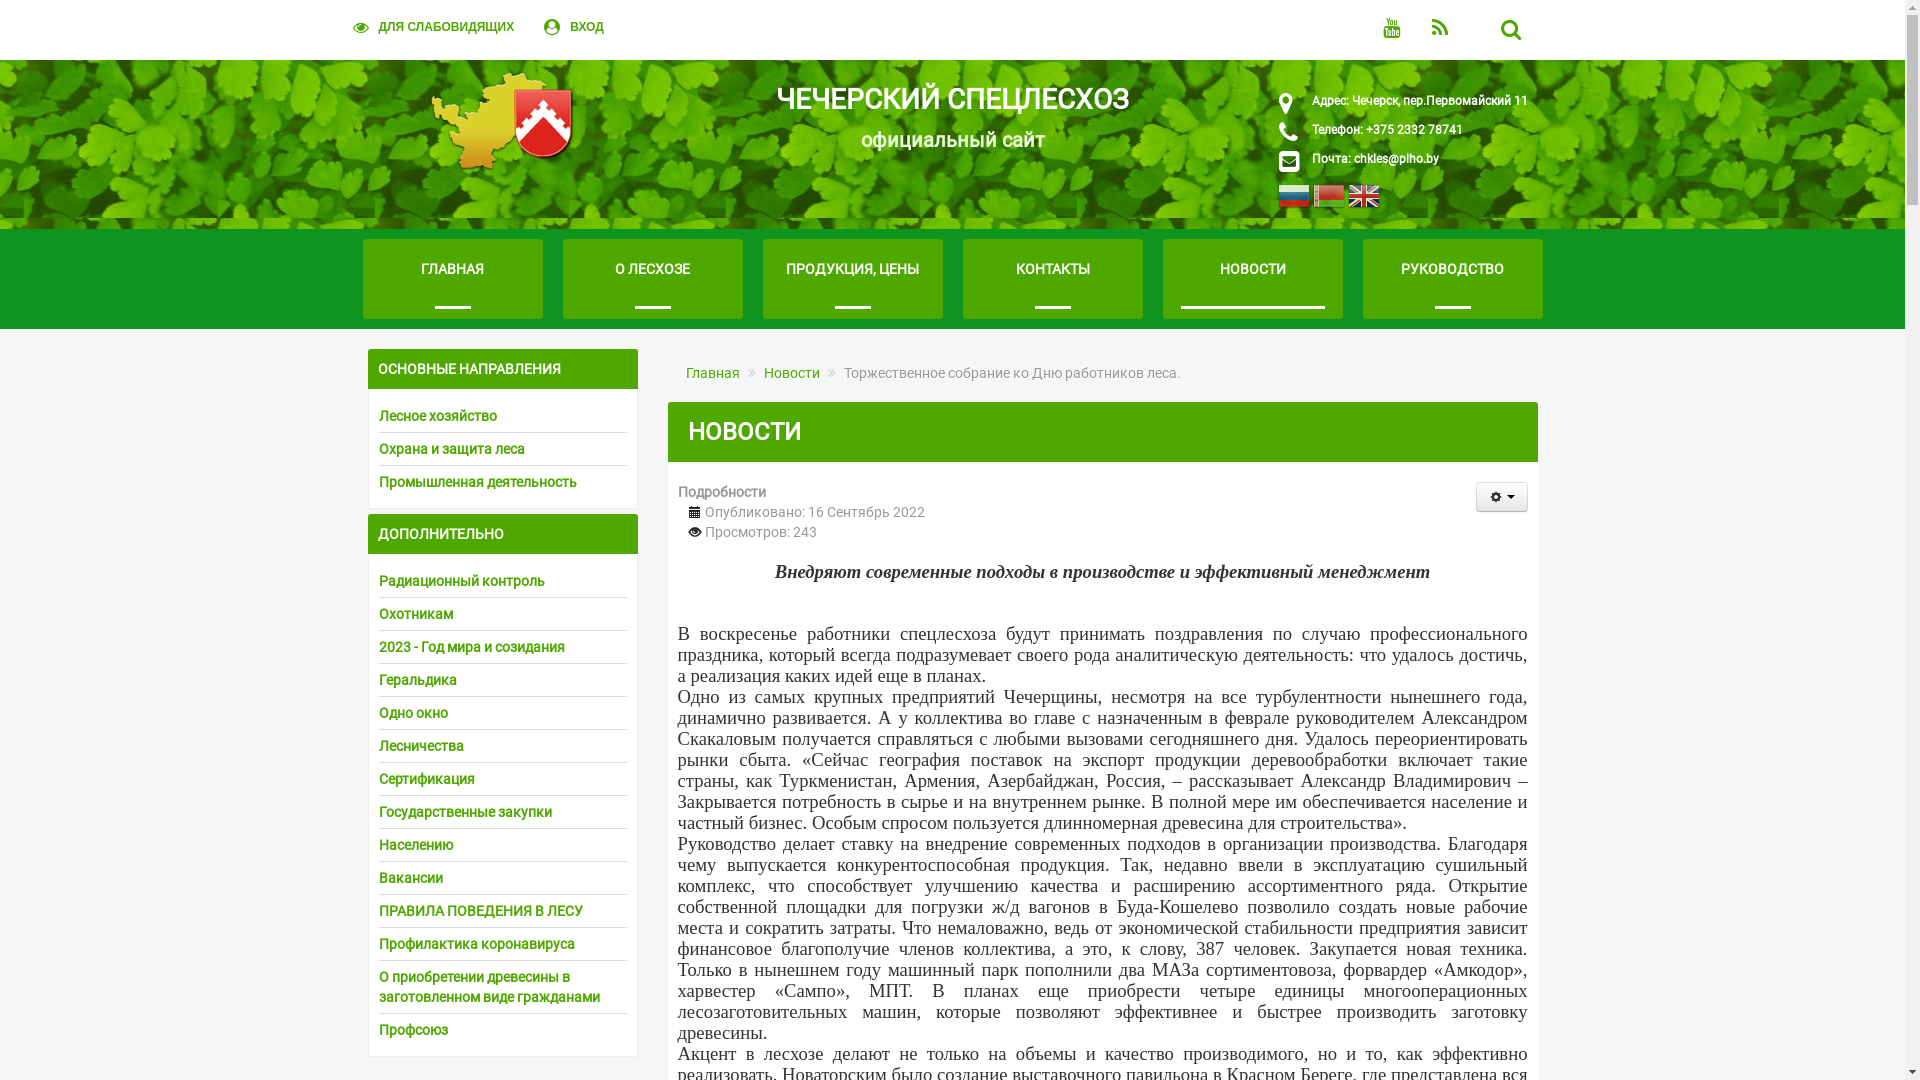  I want to click on 'Belarusian', so click(1328, 200).